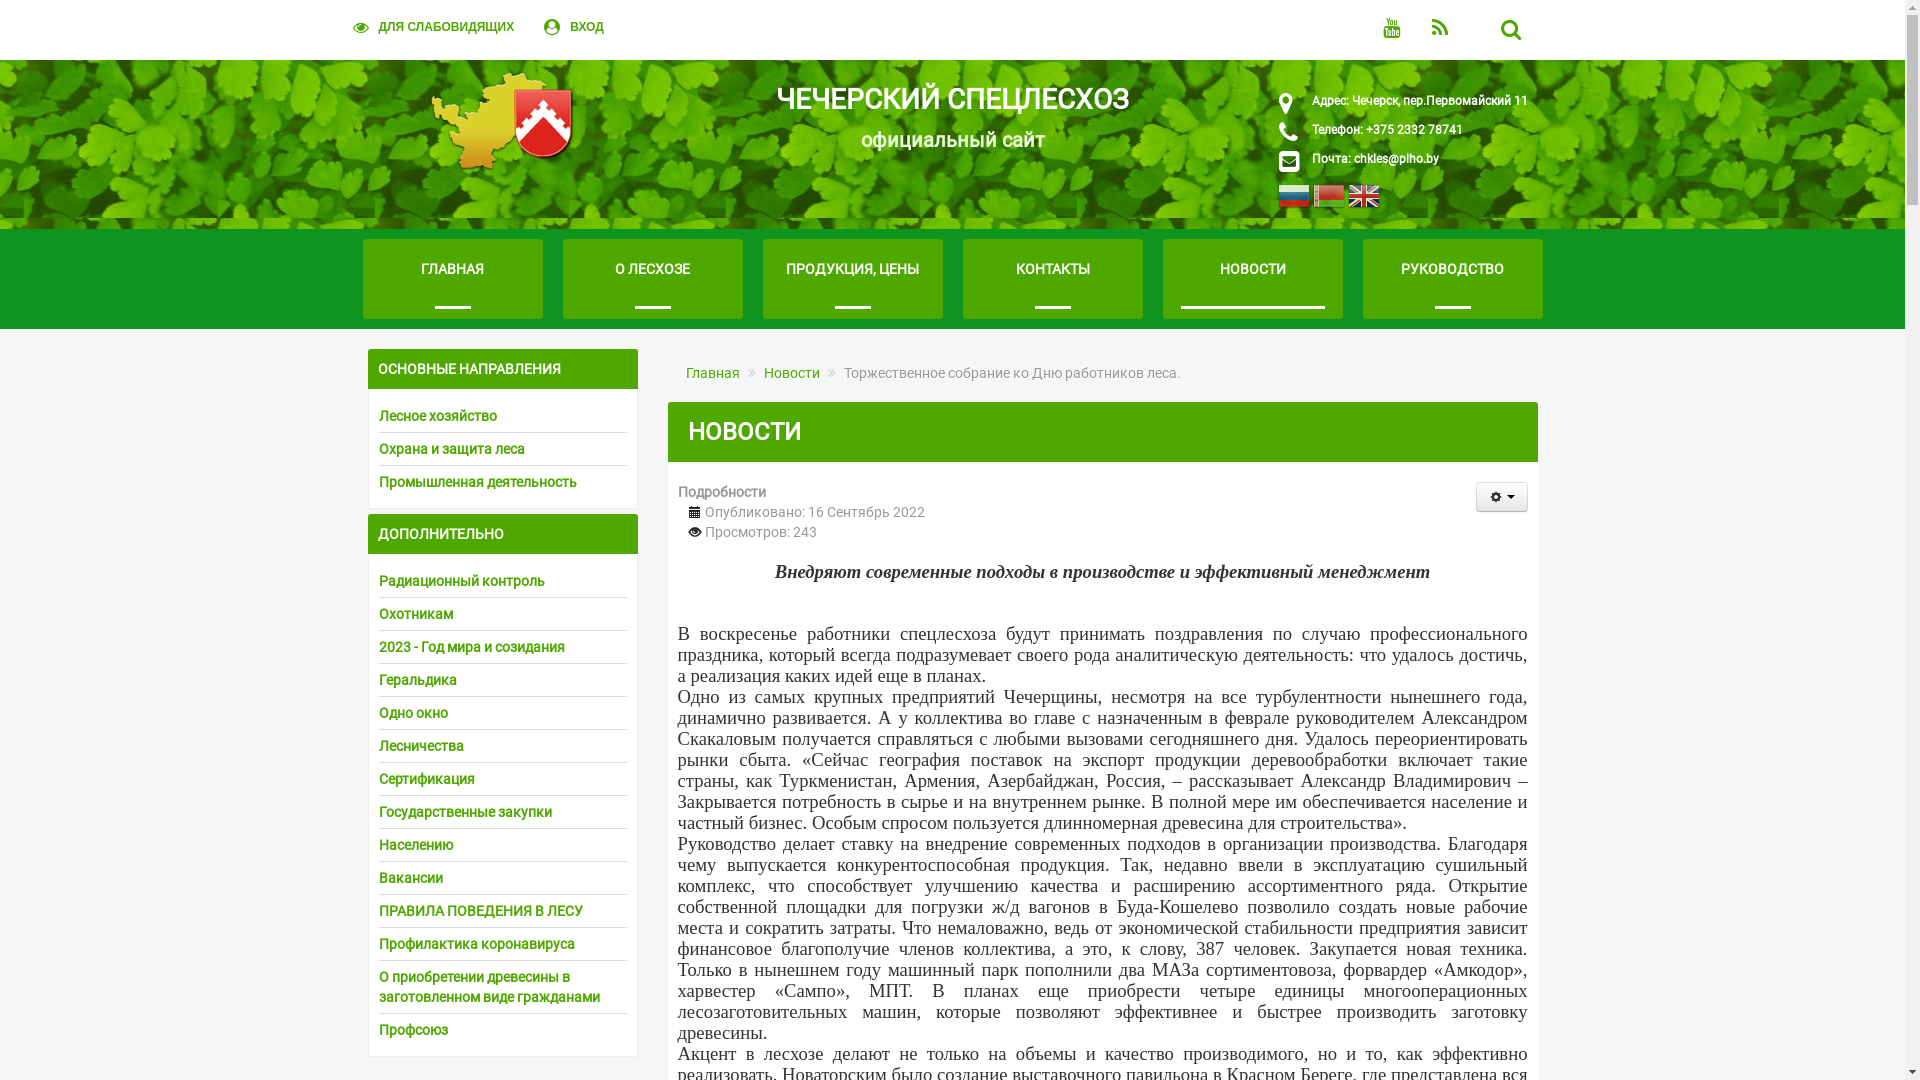  I want to click on 'Belarusian', so click(1328, 200).